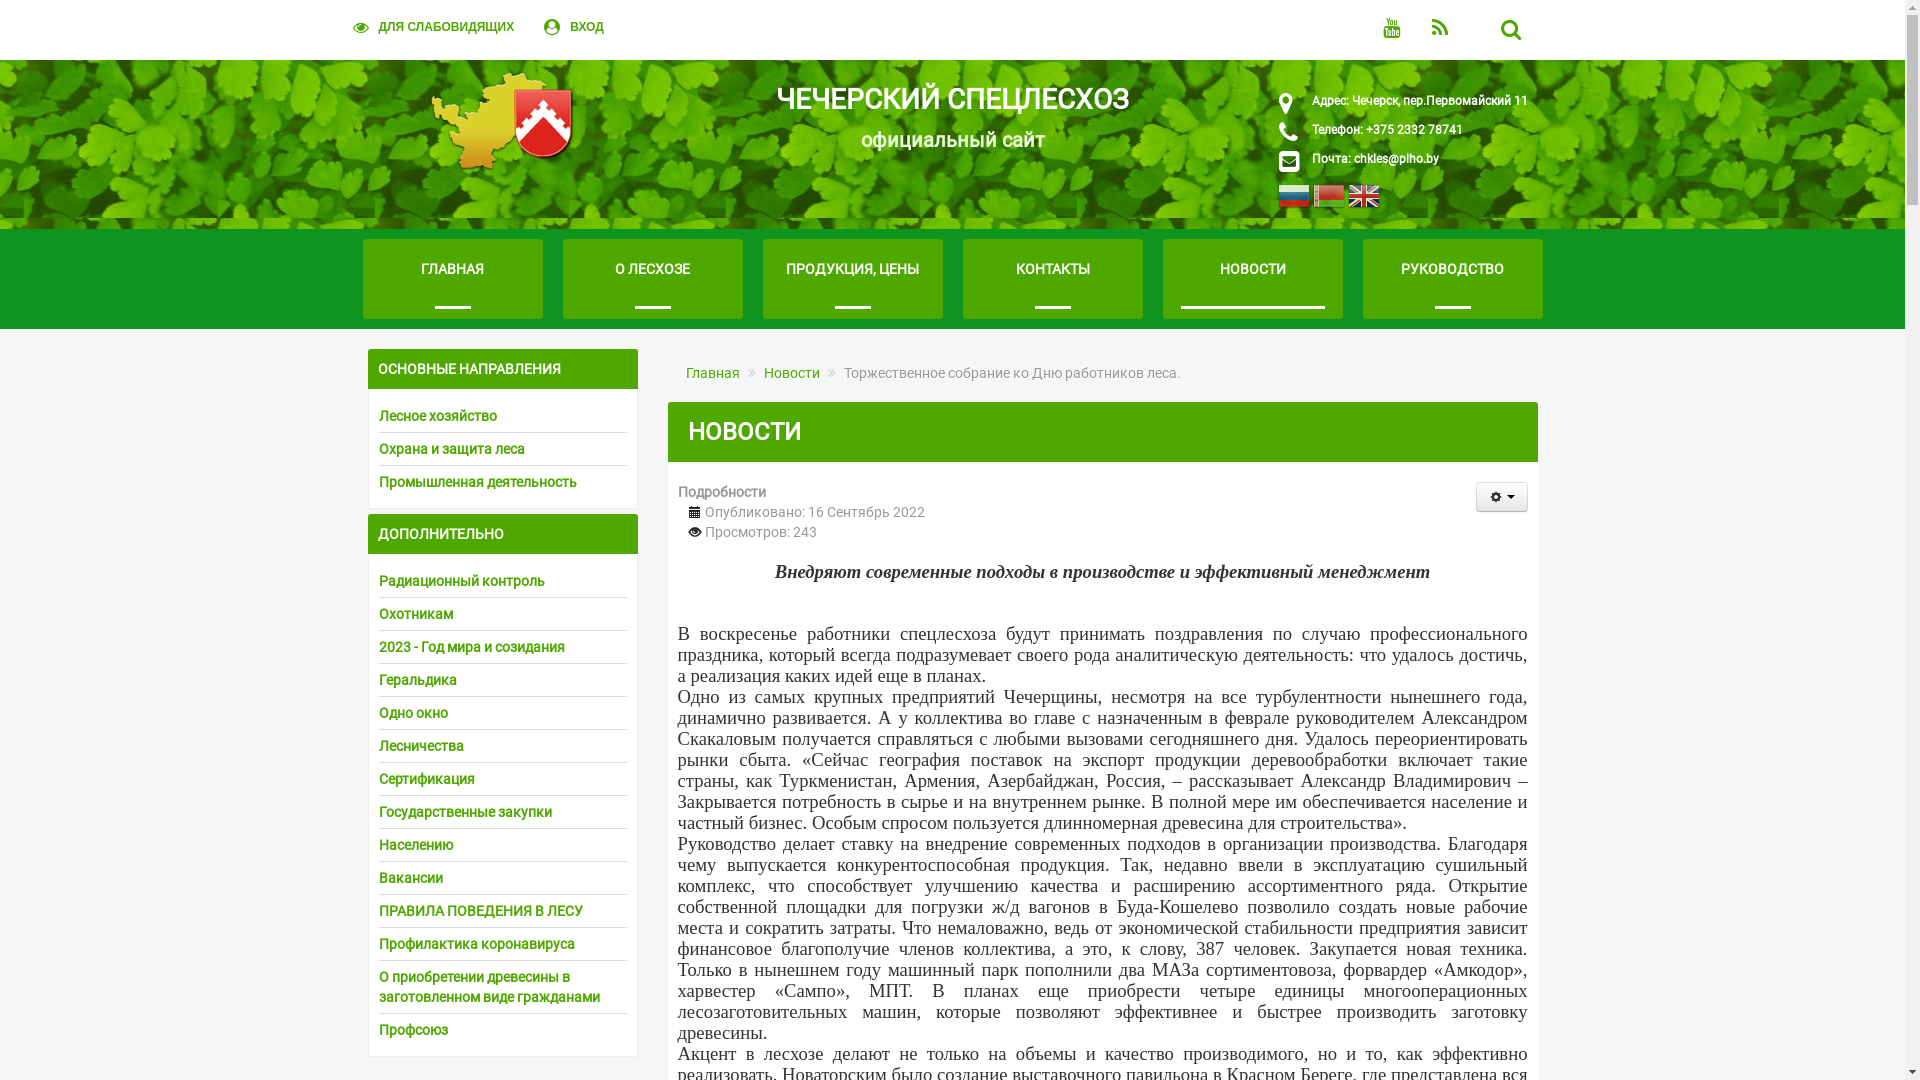  I want to click on 'Belarusian', so click(1328, 200).